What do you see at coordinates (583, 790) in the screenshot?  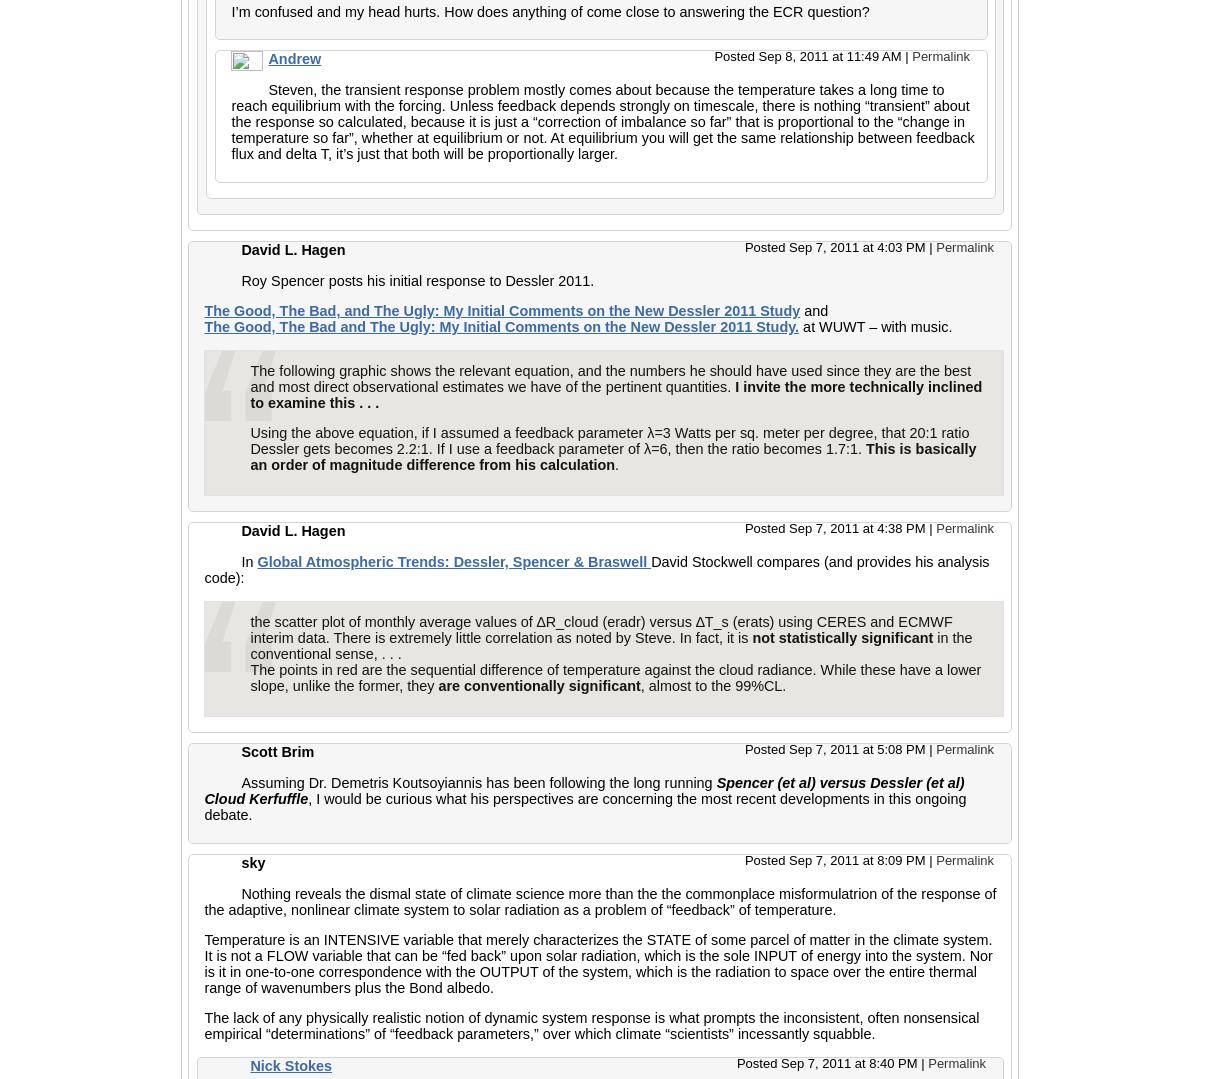 I see `'Spencer (et al) versus Dessler (et al) Cloud Kerfuffle'` at bounding box center [583, 790].